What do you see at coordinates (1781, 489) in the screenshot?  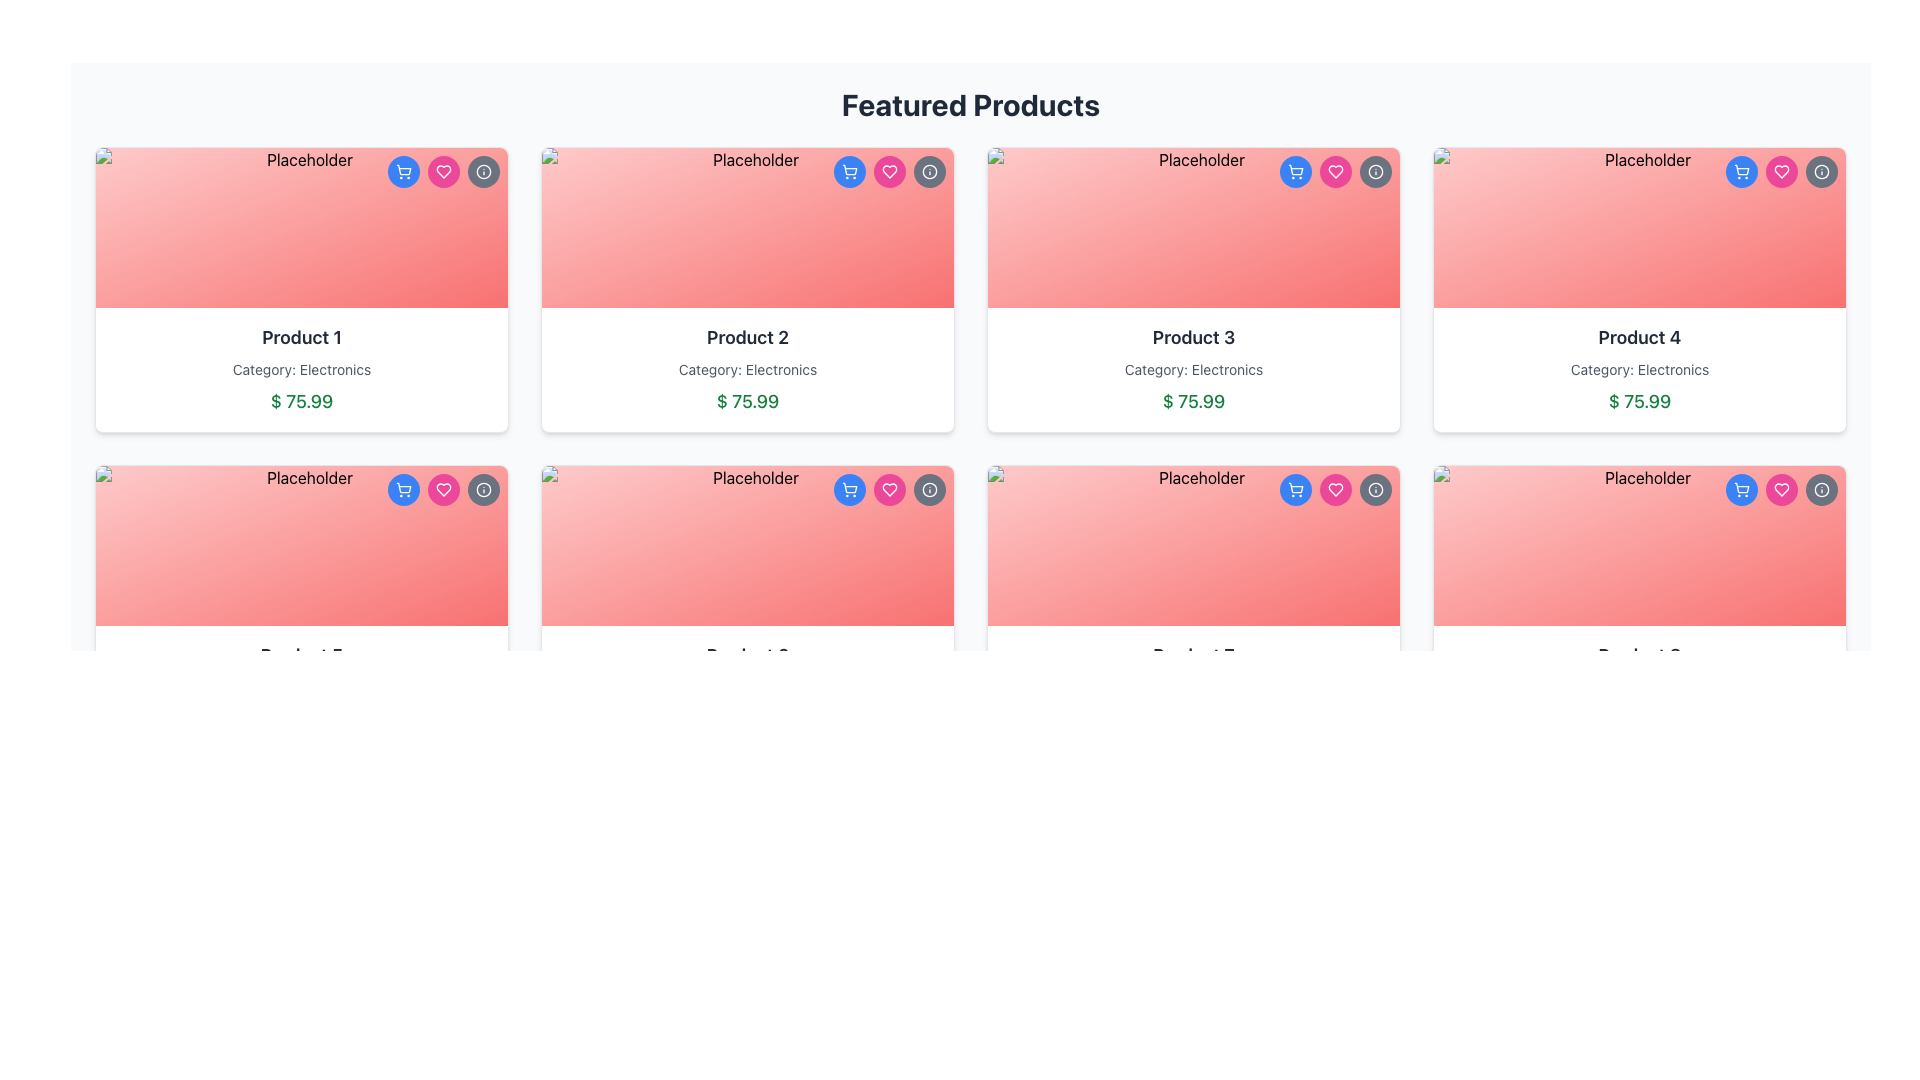 I see `the pink circular button with a white heart icon located at the top-right corner of the 'Product 8' card` at bounding box center [1781, 489].